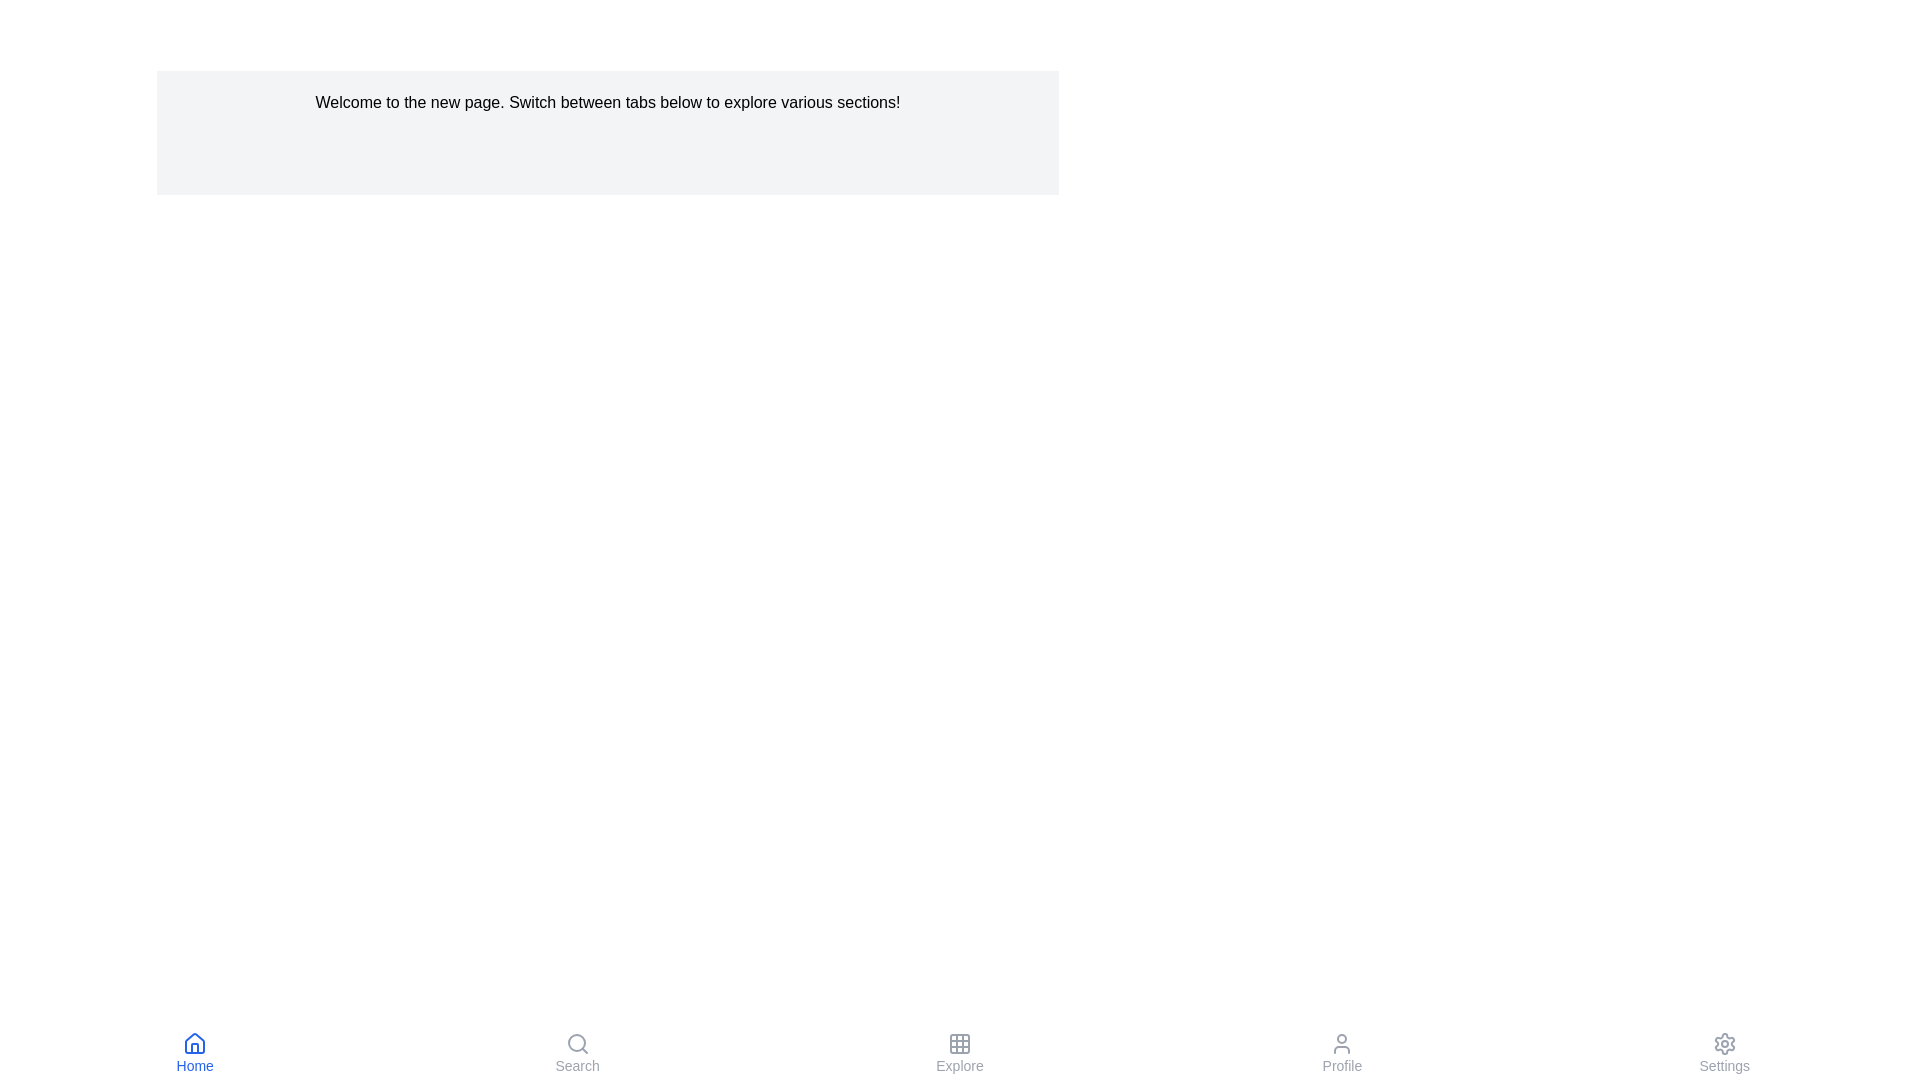 Image resolution: width=1920 pixels, height=1080 pixels. What do you see at coordinates (1342, 1052) in the screenshot?
I see `the 'Profile' navigation button located in the bottom horizontal navigation bar, which is the fourth button from the left` at bounding box center [1342, 1052].